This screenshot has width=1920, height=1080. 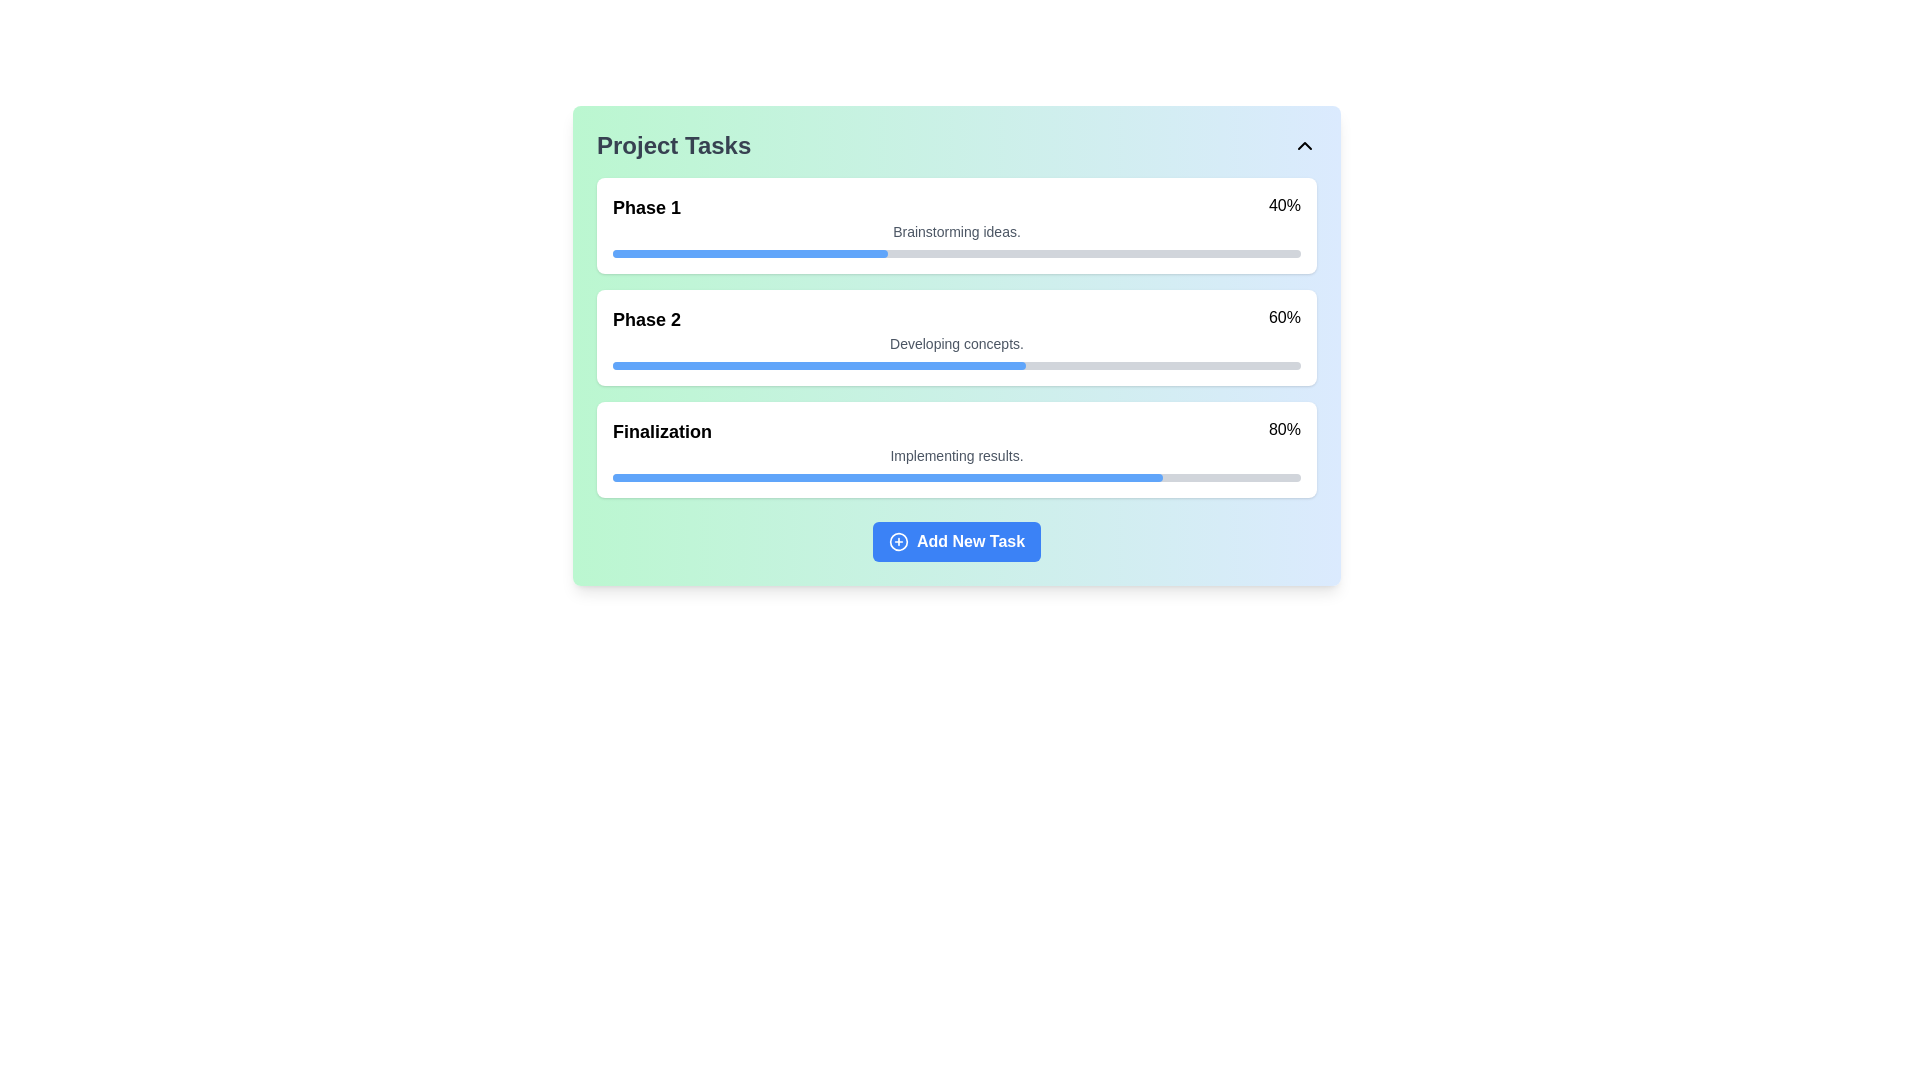 What do you see at coordinates (955, 455) in the screenshot?
I see `the Text label that provides additional context for the 'Finalization' task, located under the 'Finalization' header and the '80%' progress indicator` at bounding box center [955, 455].